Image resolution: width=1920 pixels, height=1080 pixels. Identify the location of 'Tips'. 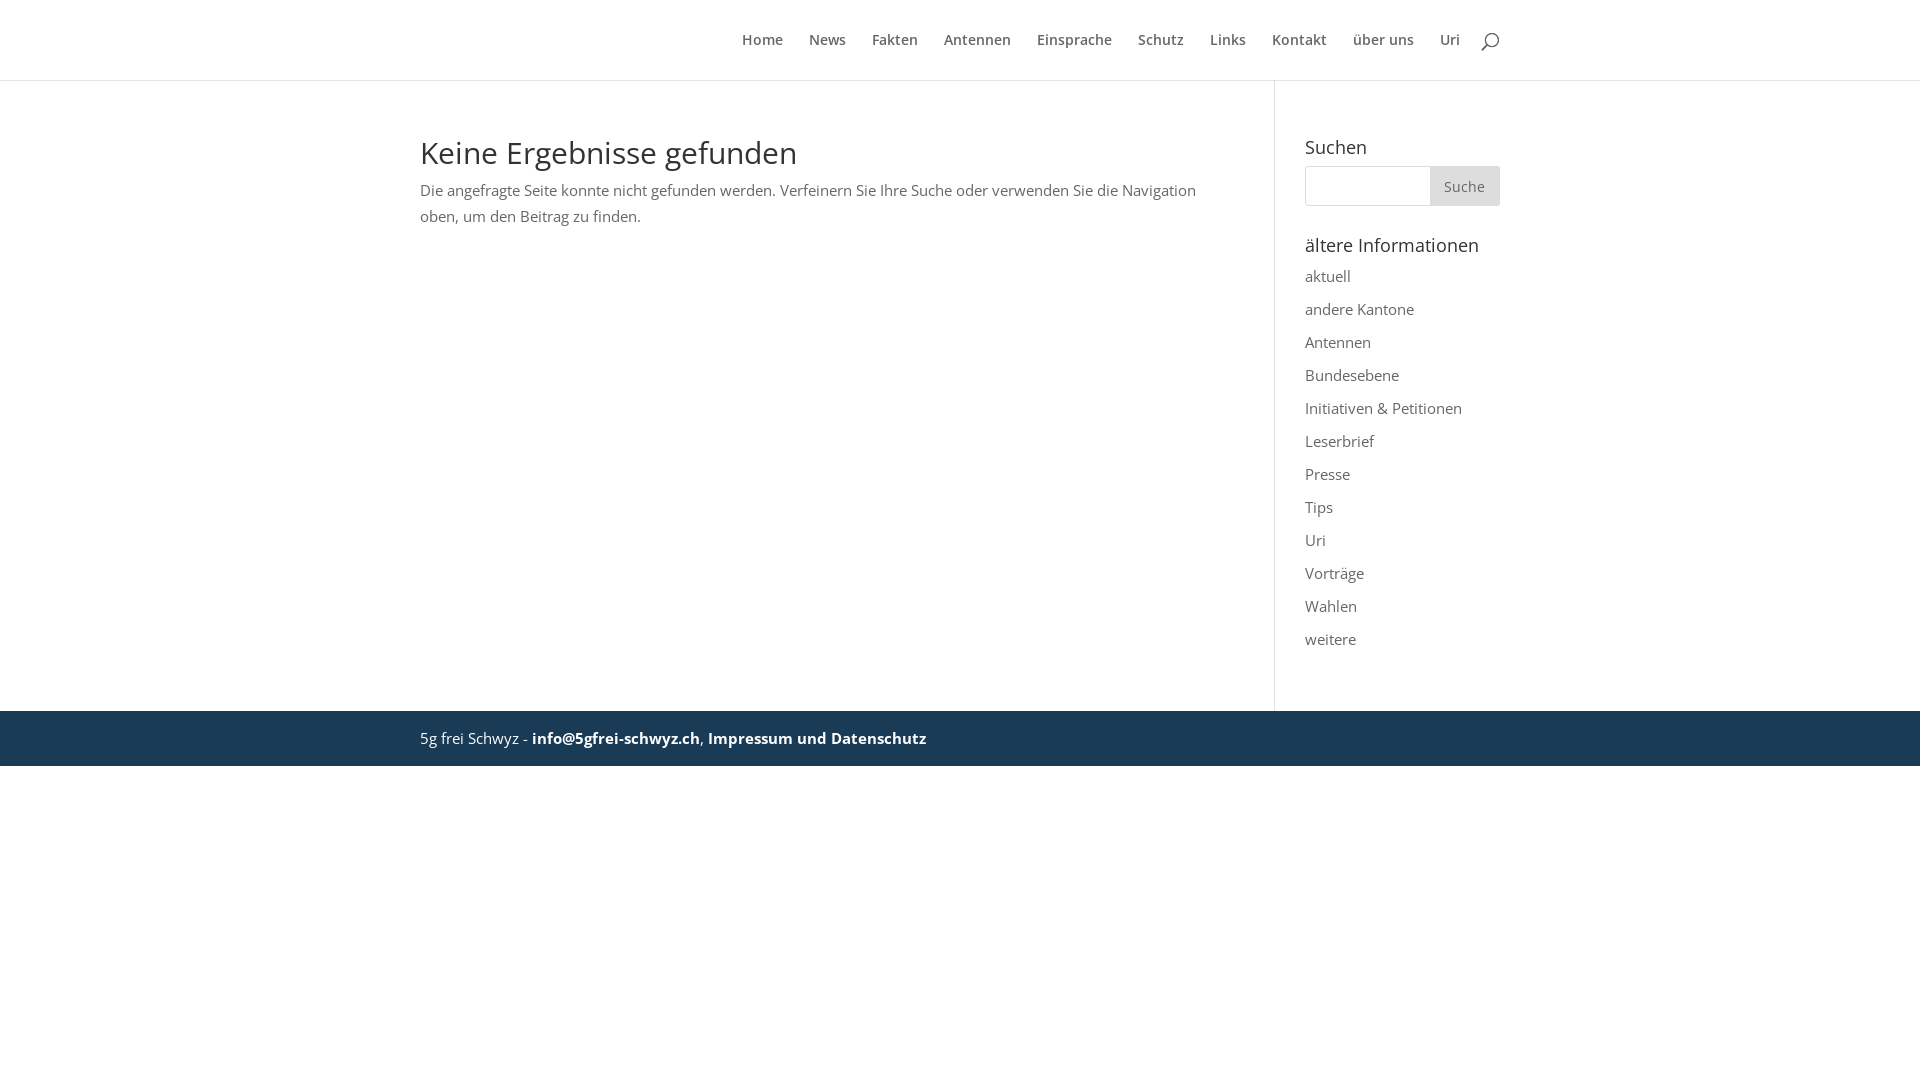
(1319, 505).